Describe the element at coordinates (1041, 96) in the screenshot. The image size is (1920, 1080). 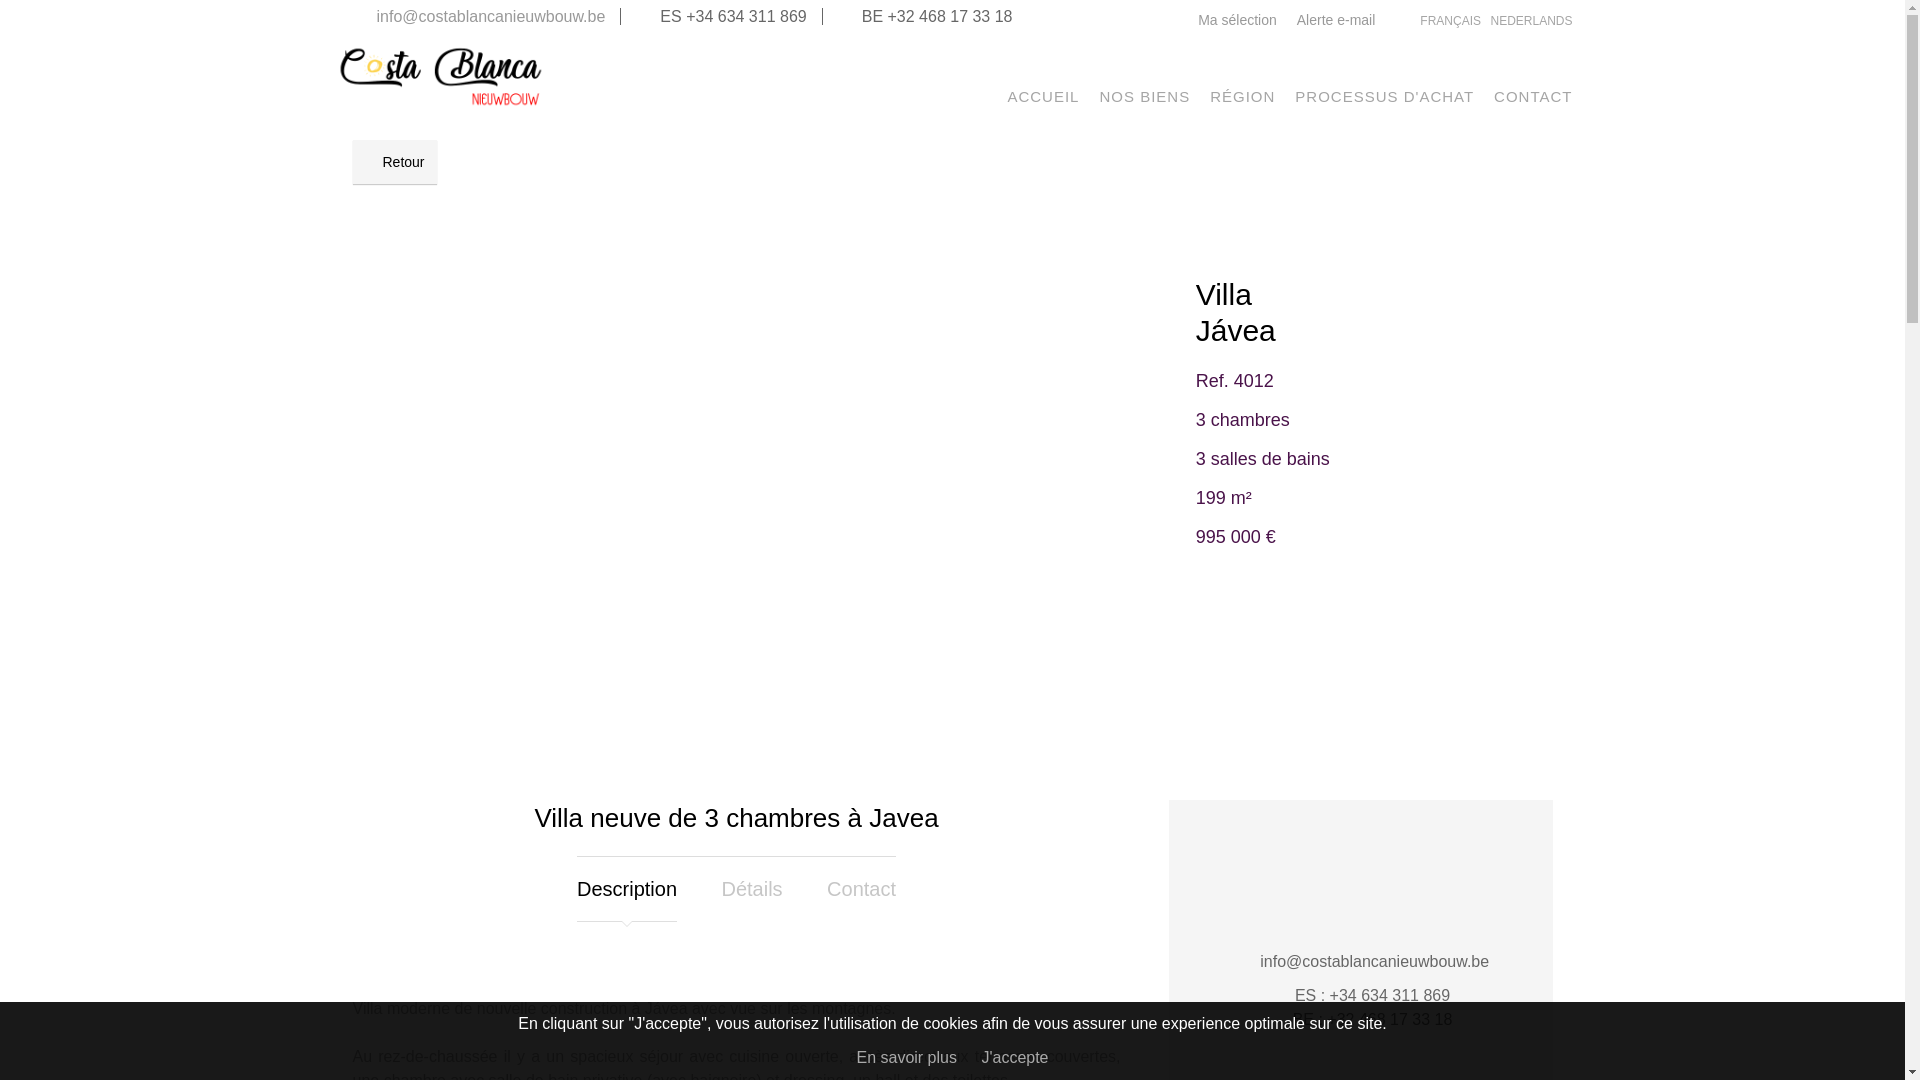
I see `'ACCUEIL'` at that location.